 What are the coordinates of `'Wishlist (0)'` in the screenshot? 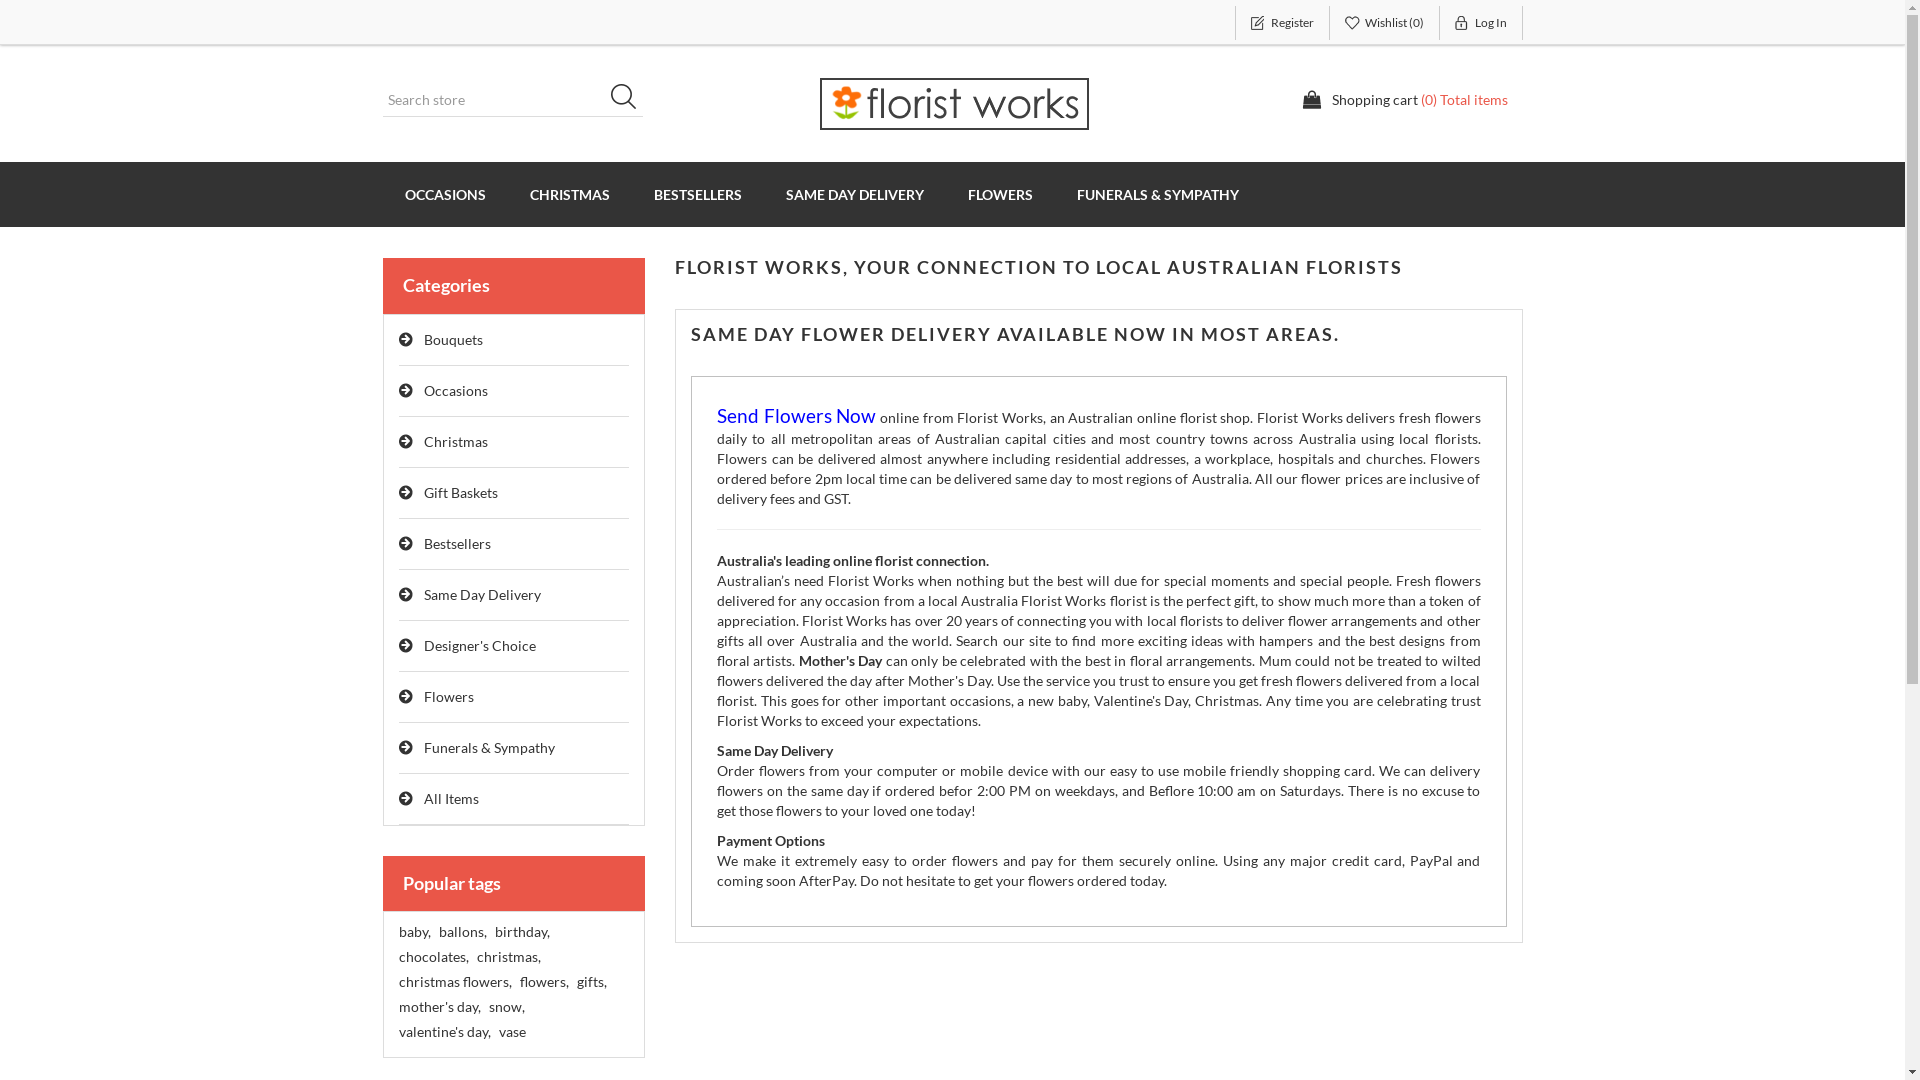 It's located at (1329, 23).